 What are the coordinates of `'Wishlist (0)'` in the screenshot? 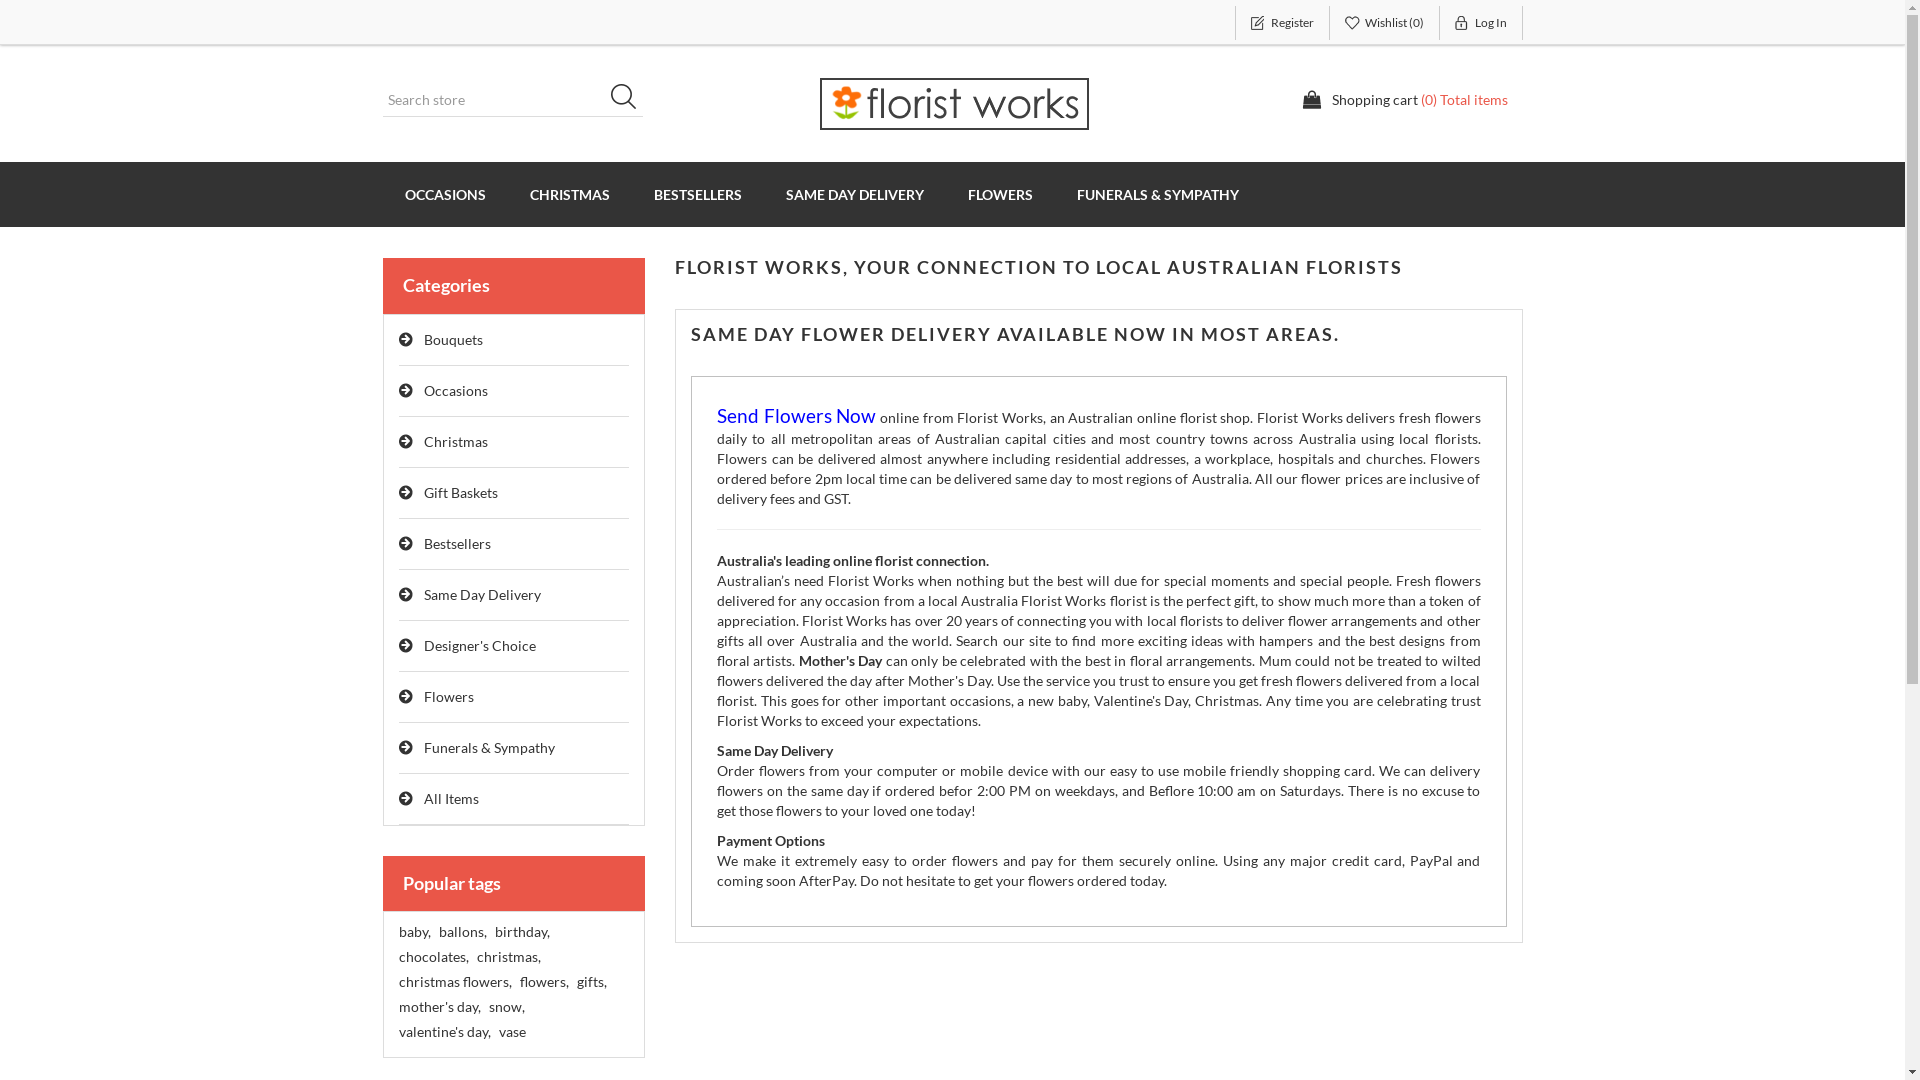 It's located at (1329, 23).